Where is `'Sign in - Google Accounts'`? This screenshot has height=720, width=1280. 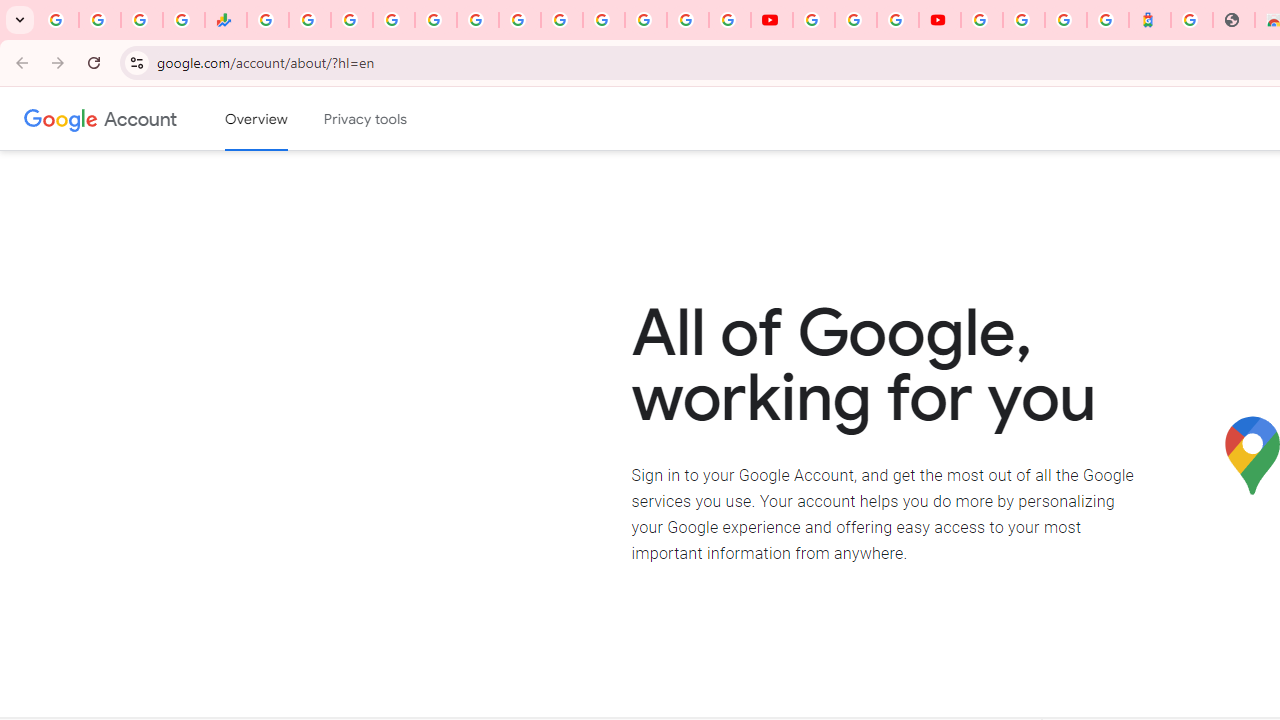 'Sign in - Google Accounts' is located at coordinates (1024, 20).